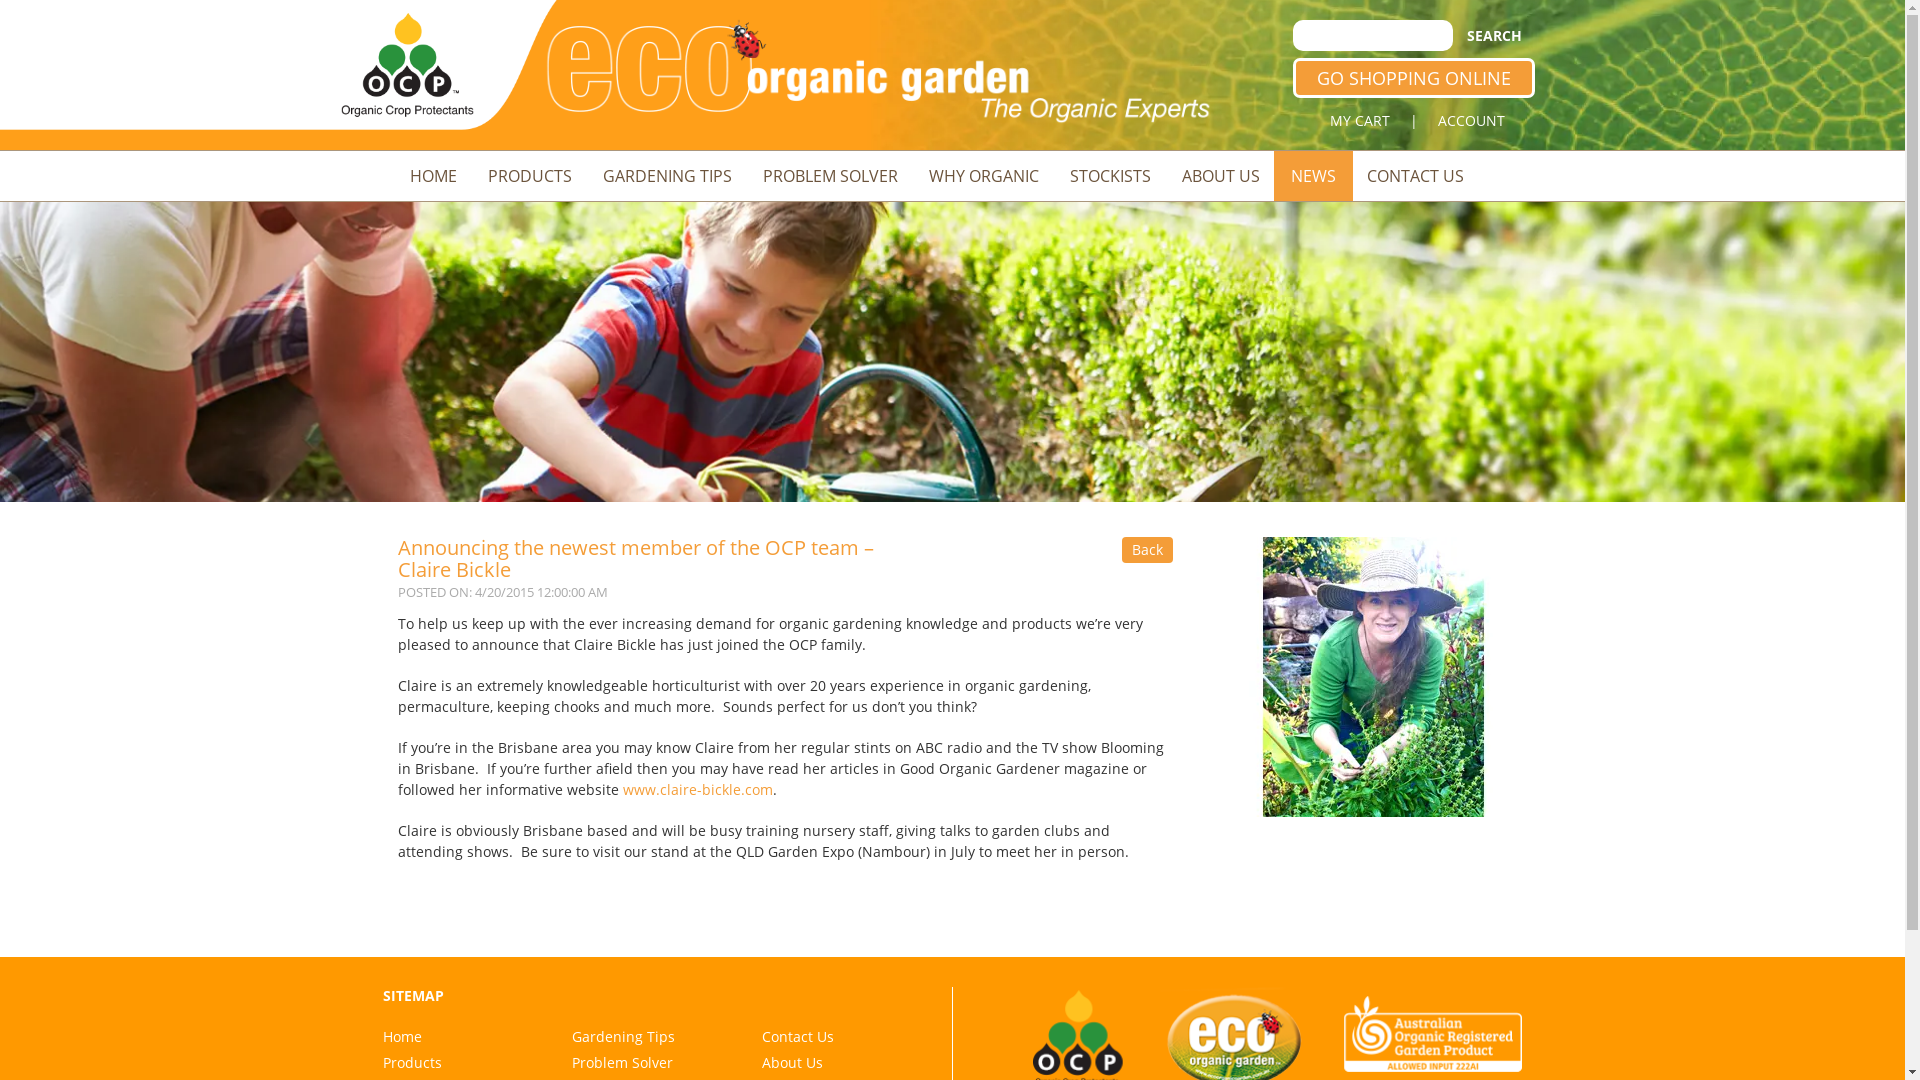 This screenshot has height=1080, width=1920. What do you see at coordinates (1218, 175) in the screenshot?
I see `'ABOUT US'` at bounding box center [1218, 175].